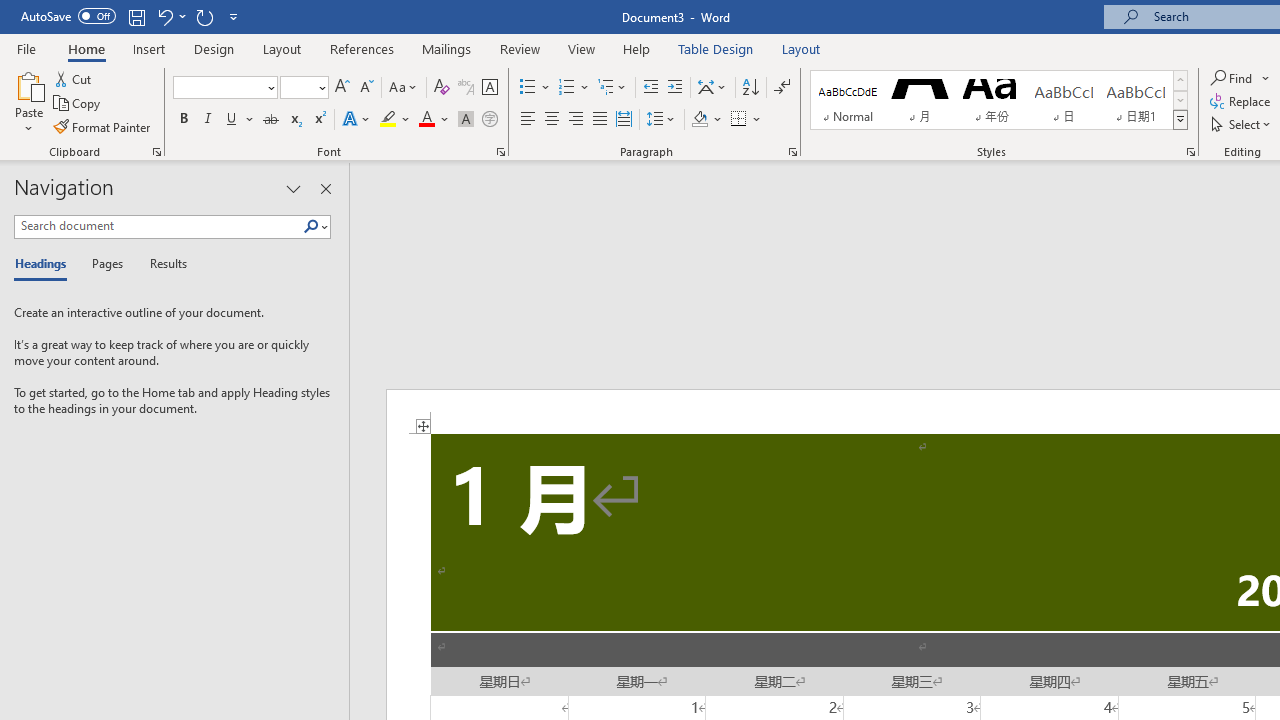 The width and height of the screenshot is (1280, 720). What do you see at coordinates (446, 48) in the screenshot?
I see `'Mailings'` at bounding box center [446, 48].